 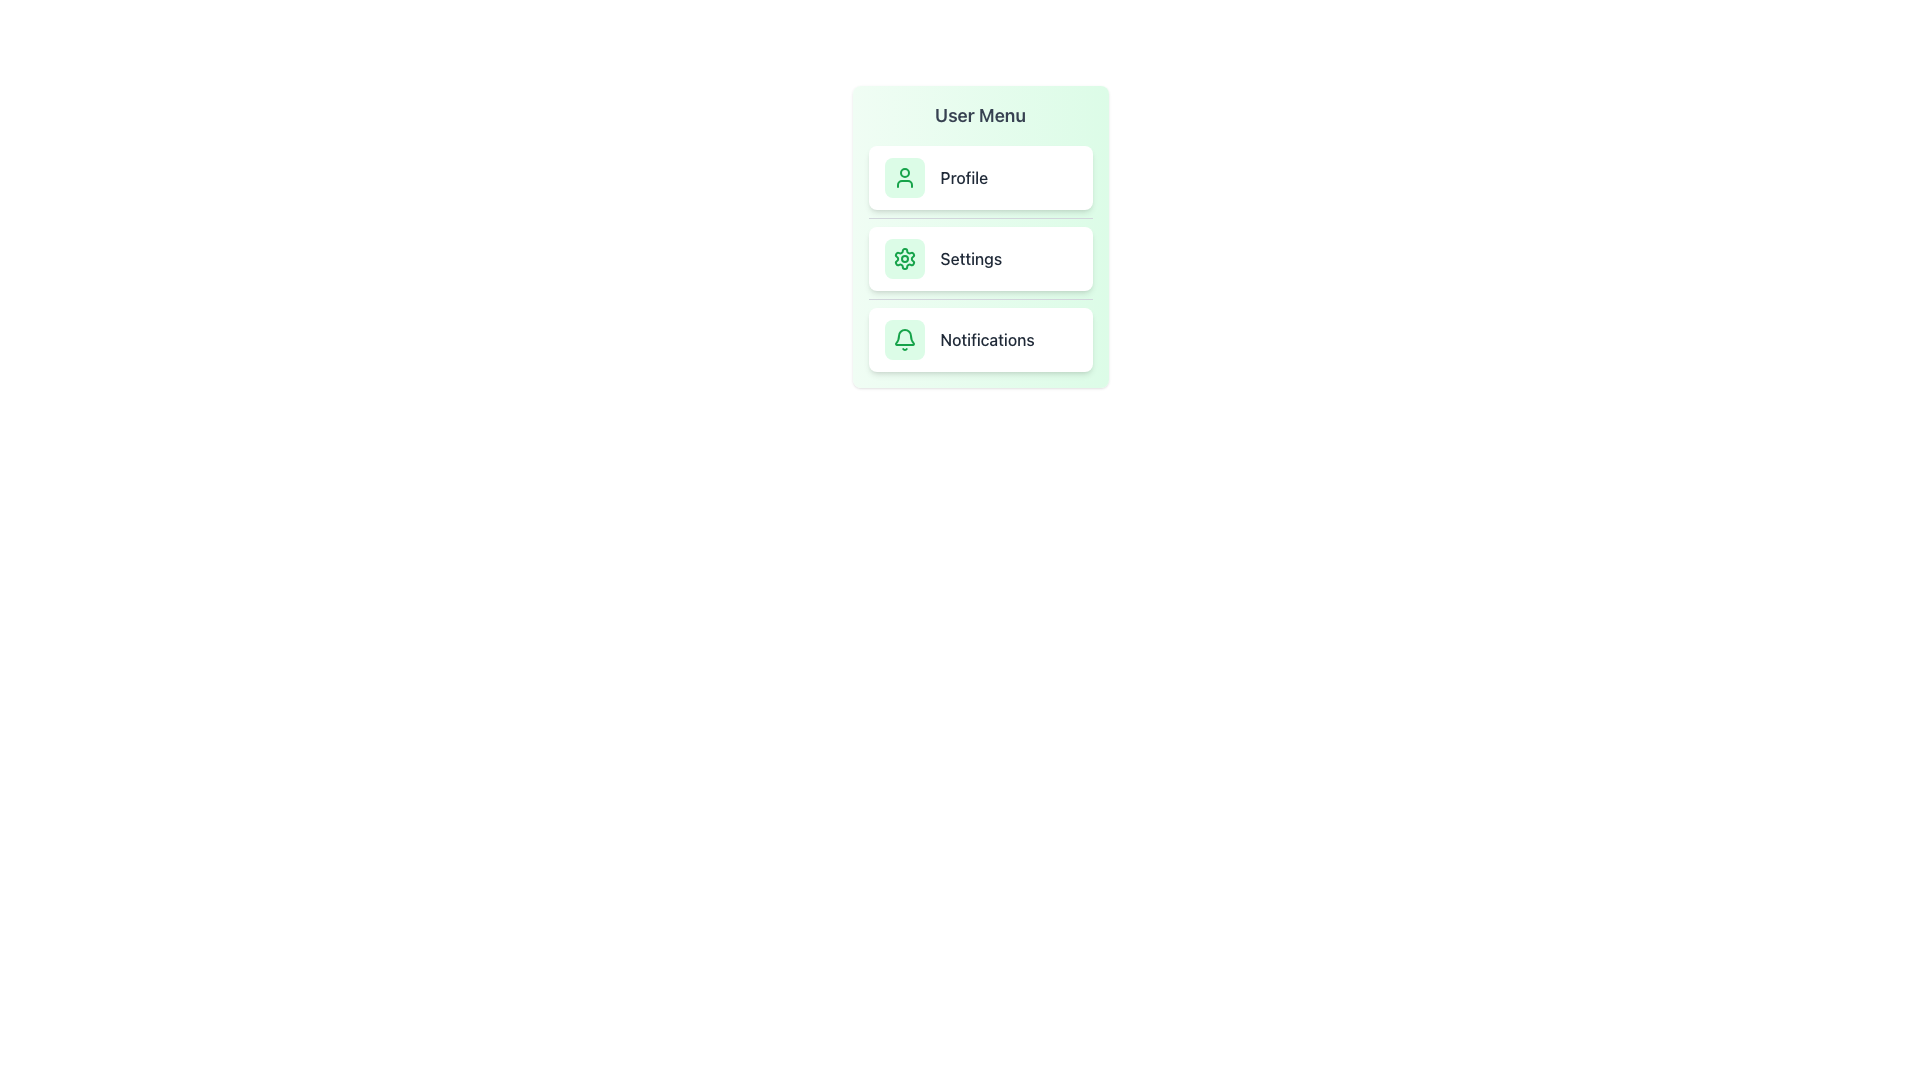 I want to click on the 'Notifications' button, which has a white background, rounded corners, and a bell icon on the left, so click(x=980, y=338).